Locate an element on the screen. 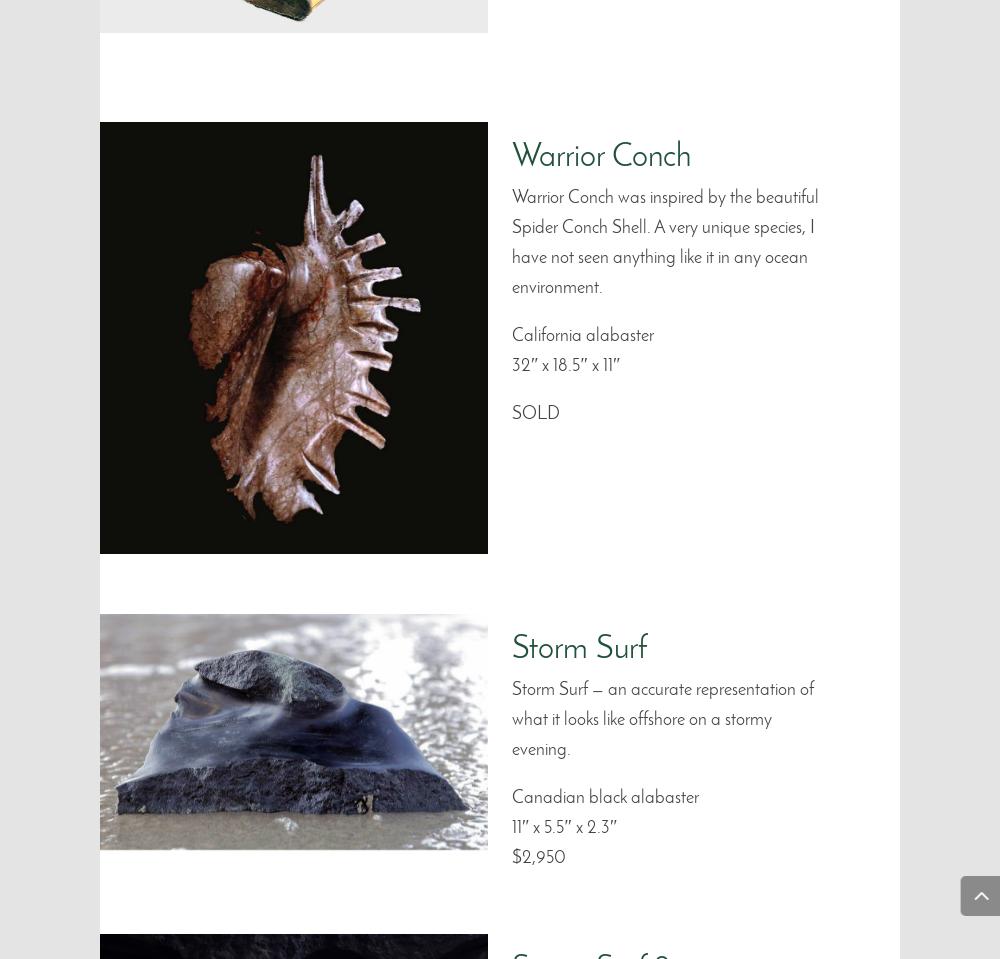  'Storm Surf — an accurate representation of what it looks like offshore on a stormy evening.' is located at coordinates (663, 719).